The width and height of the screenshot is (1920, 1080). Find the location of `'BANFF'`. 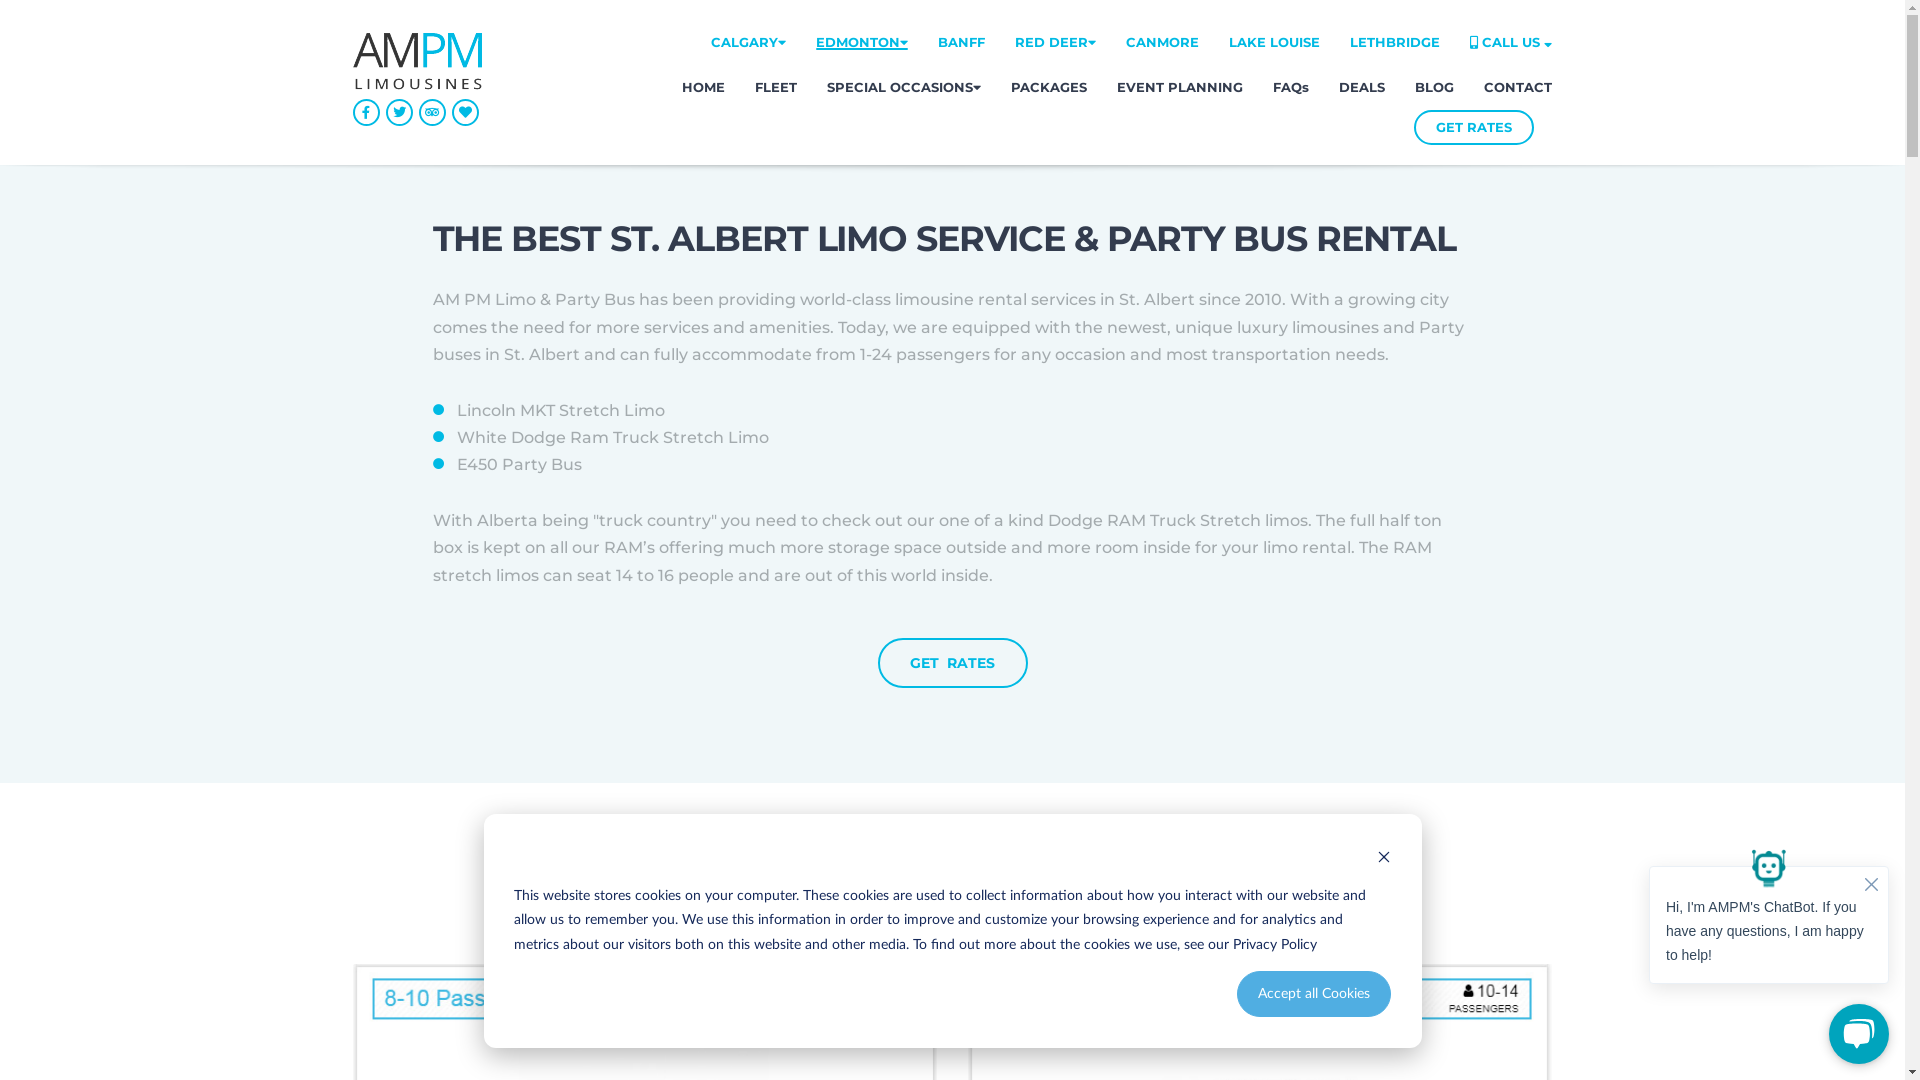

'BANFF' is located at coordinates (961, 42).